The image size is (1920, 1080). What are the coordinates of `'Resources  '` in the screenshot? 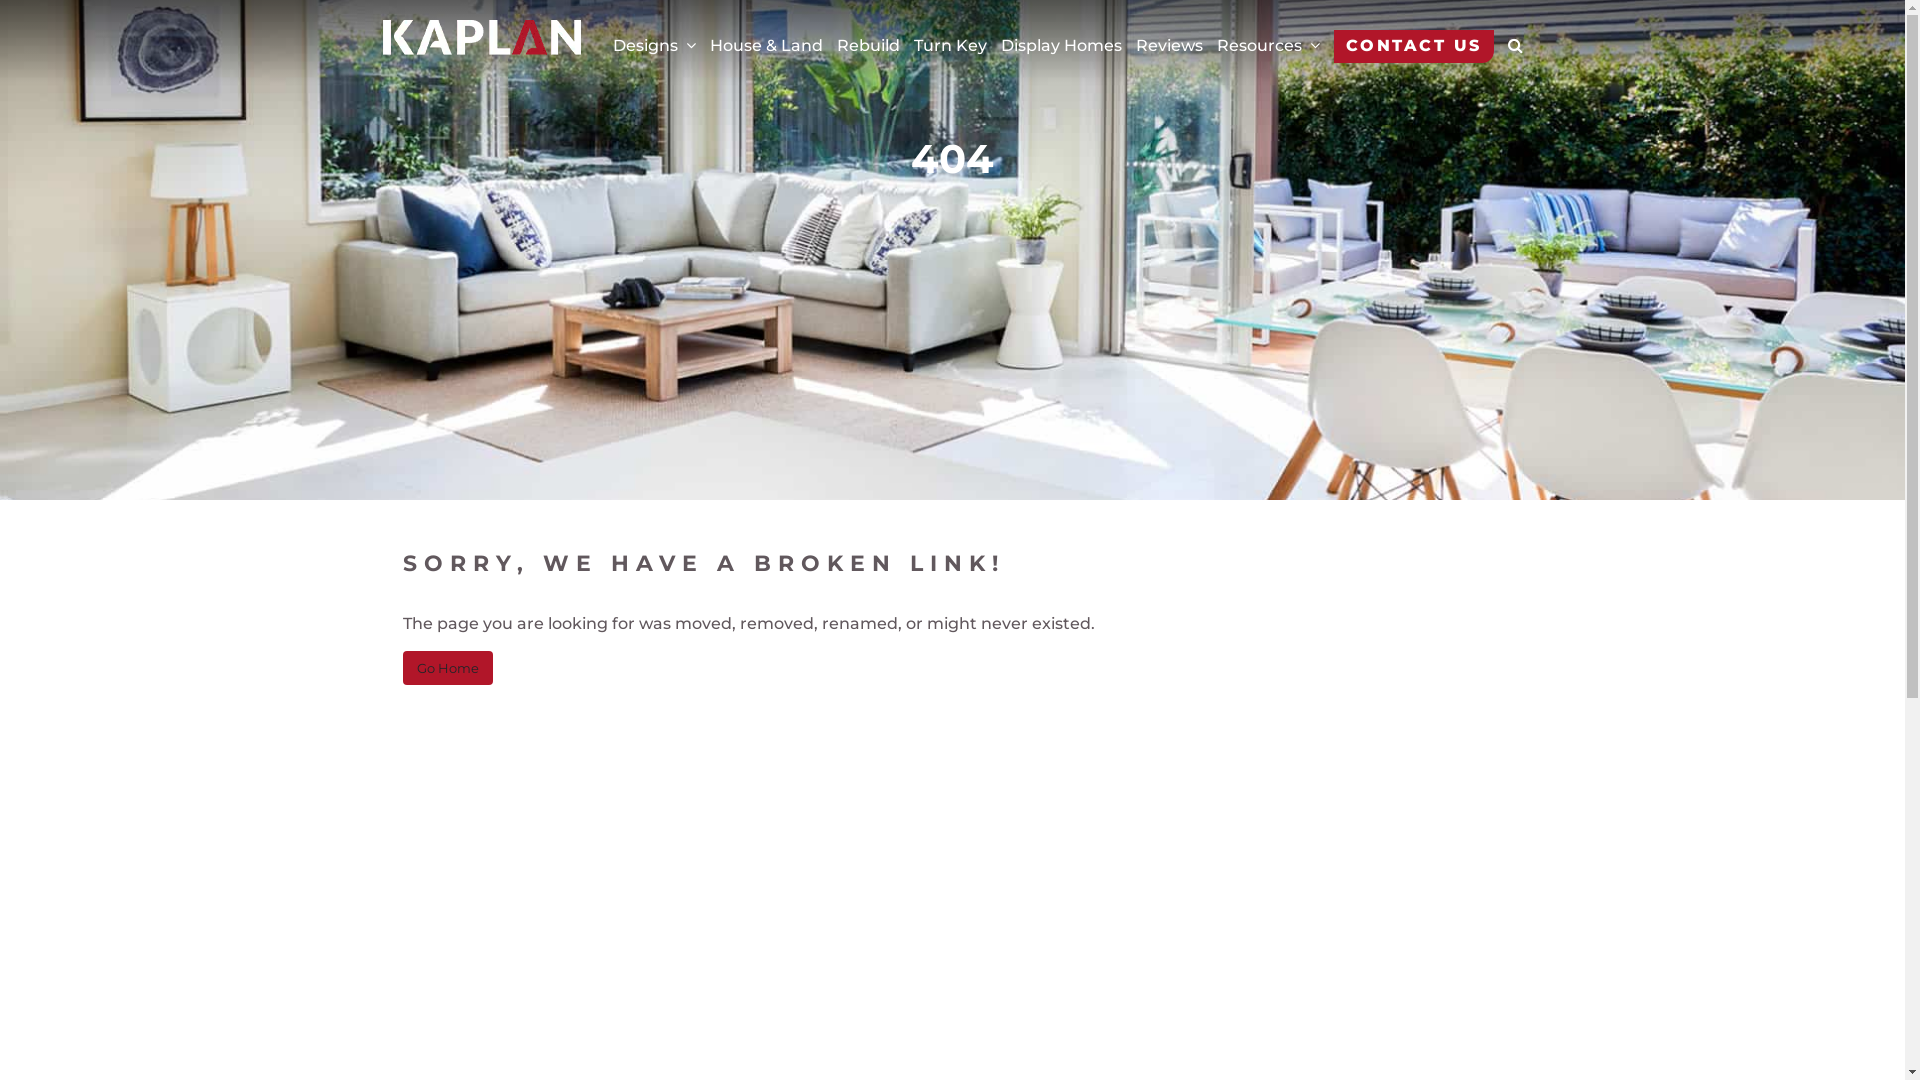 It's located at (1266, 45).